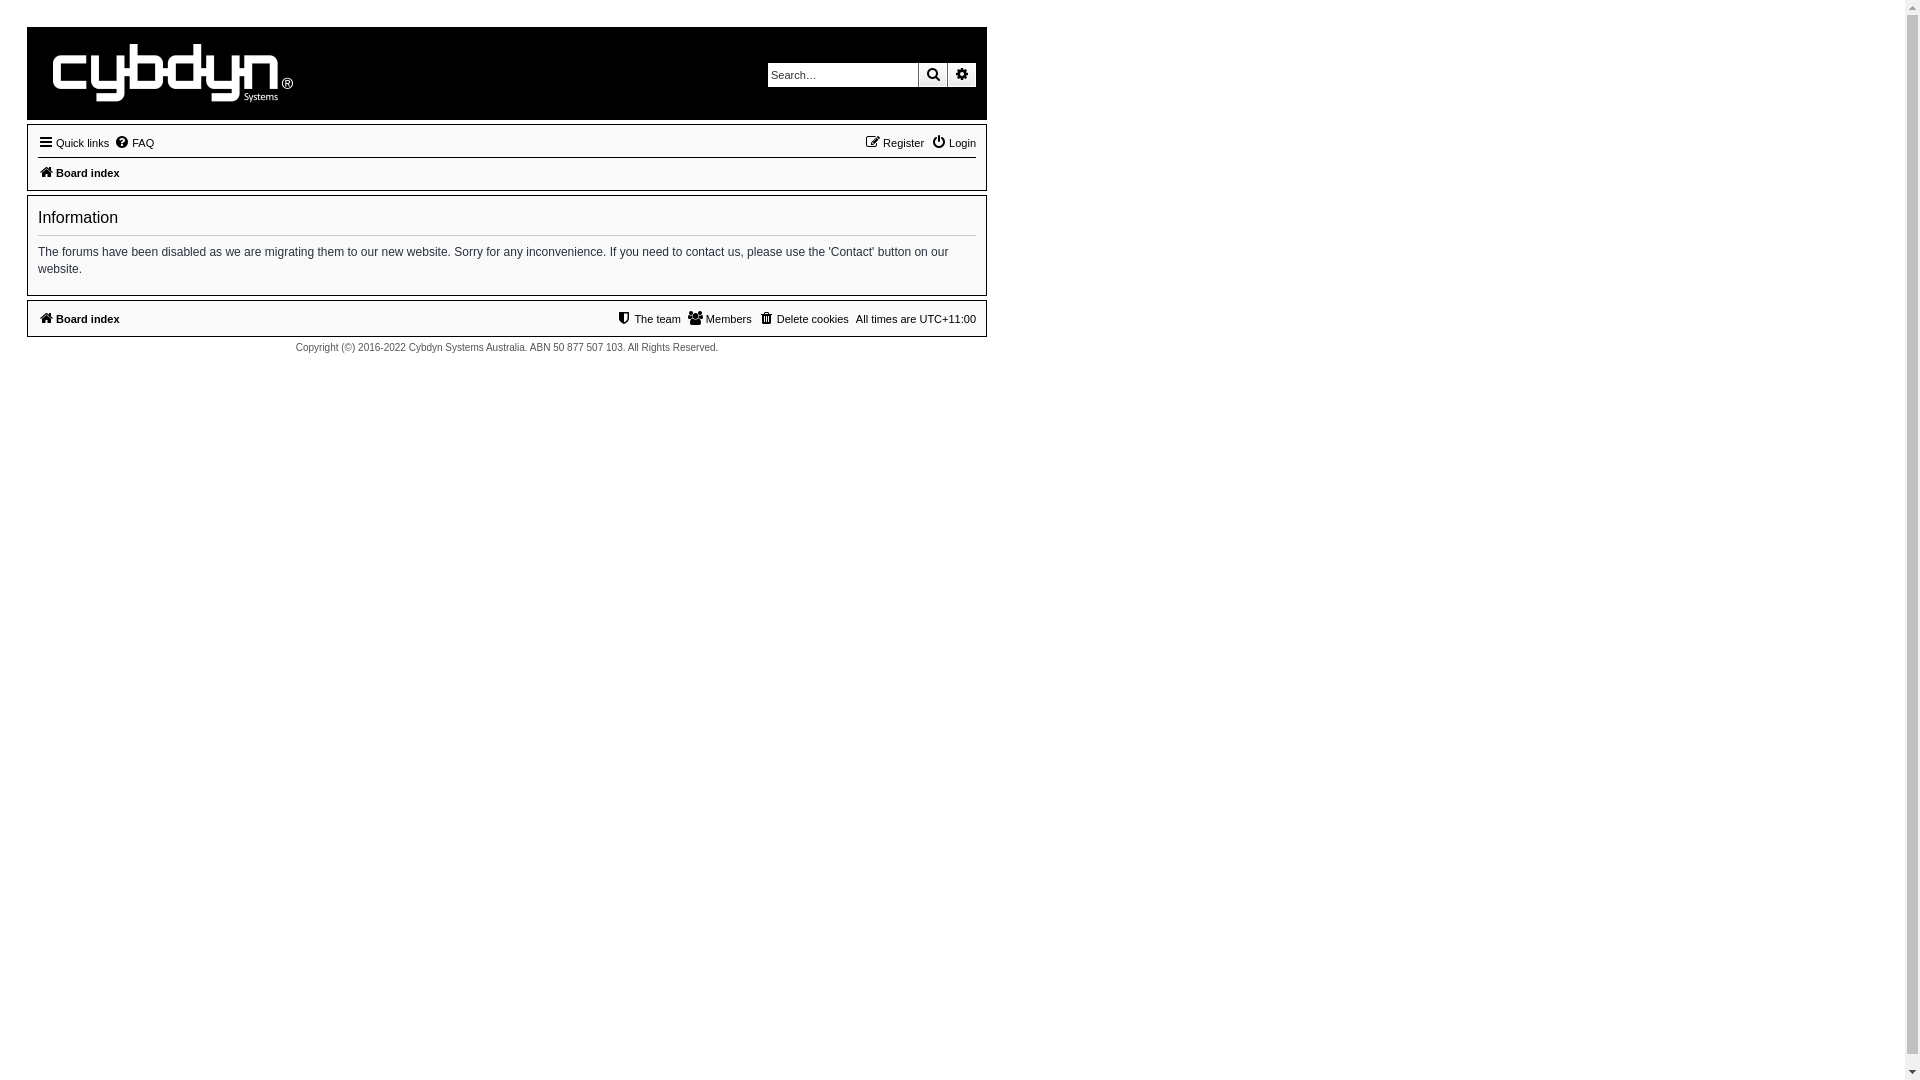  I want to click on 'Search', so click(931, 73).